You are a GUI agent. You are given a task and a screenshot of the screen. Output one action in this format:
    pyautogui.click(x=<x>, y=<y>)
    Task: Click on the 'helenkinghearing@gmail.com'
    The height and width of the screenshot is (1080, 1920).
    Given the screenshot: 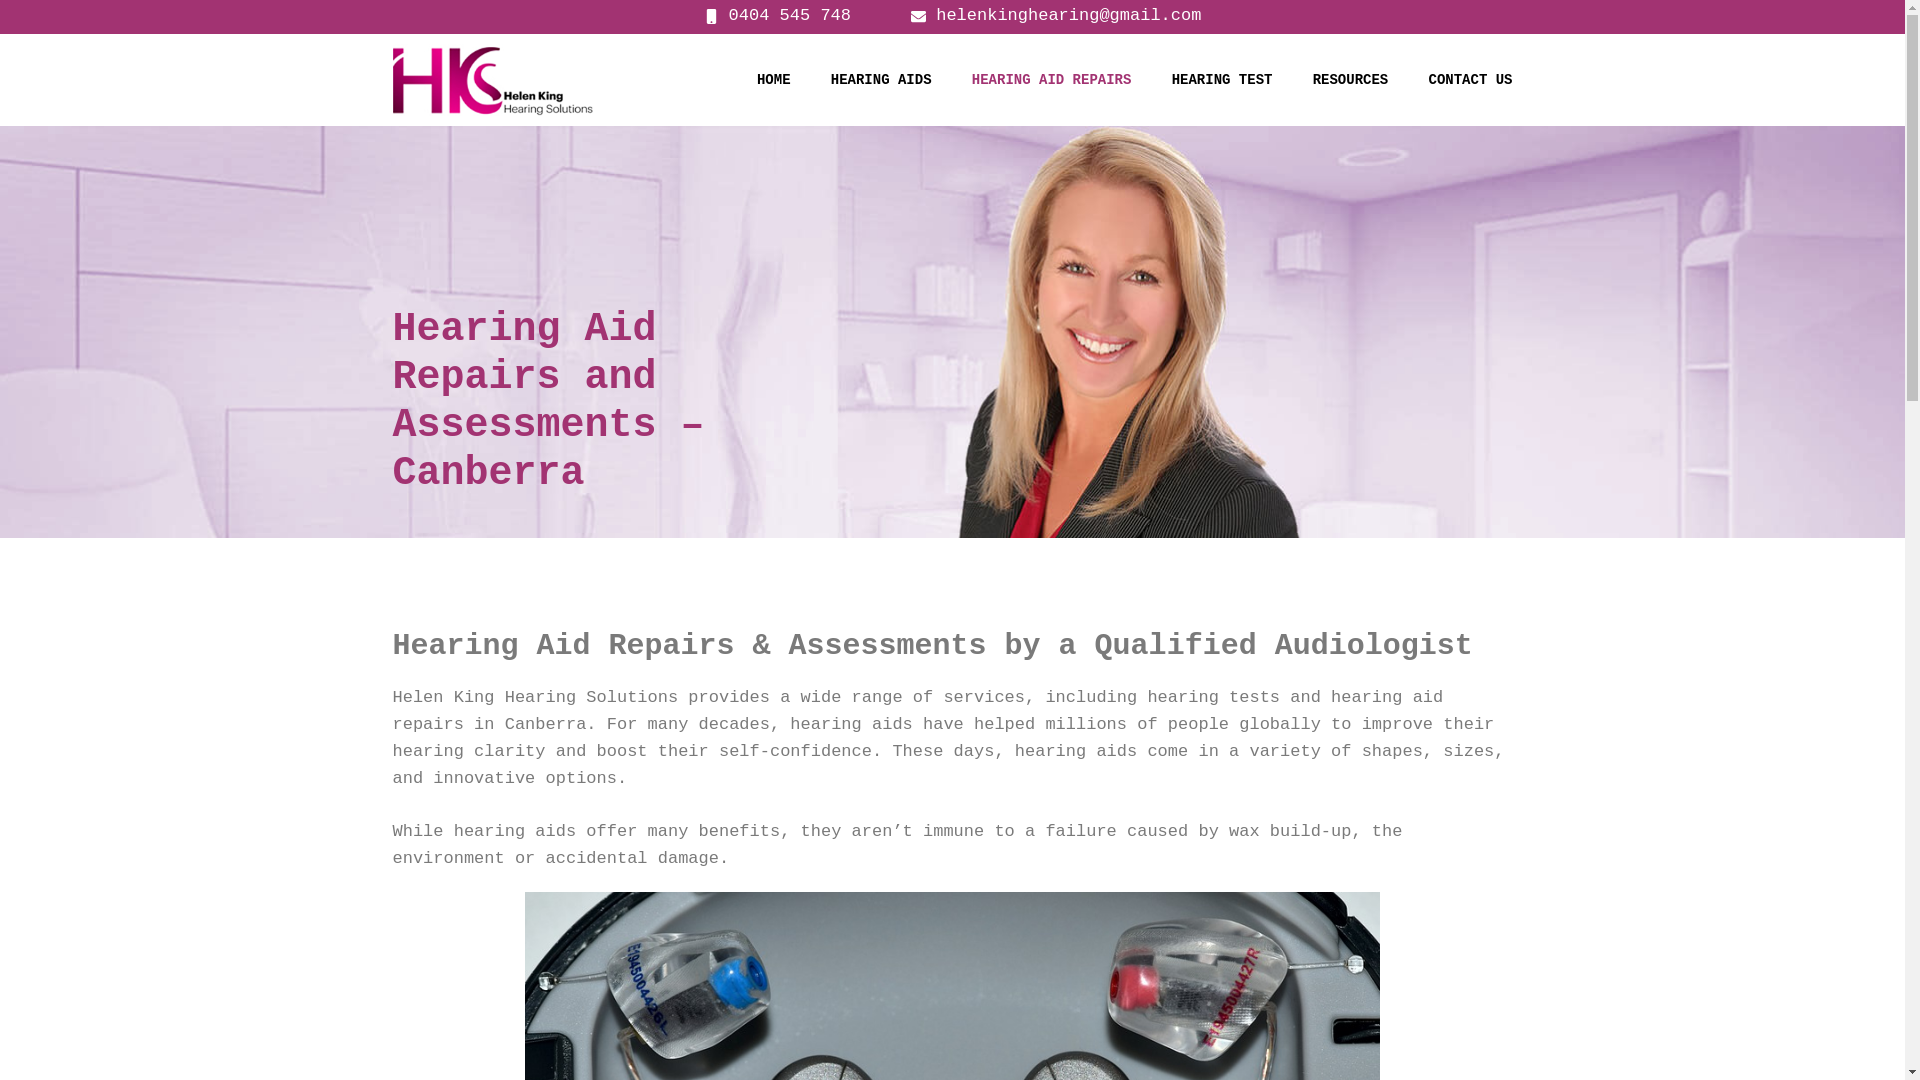 What is the action you would take?
    pyautogui.click(x=910, y=15)
    